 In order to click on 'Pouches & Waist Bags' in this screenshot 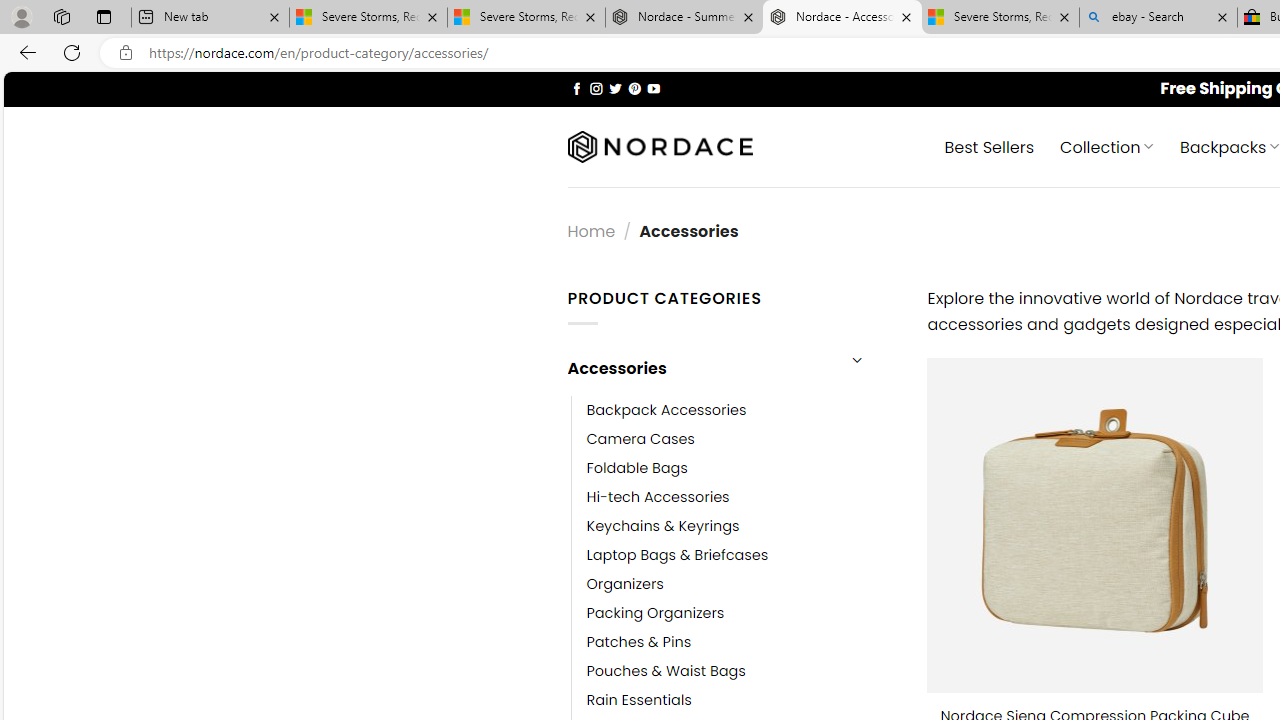, I will do `click(666, 671)`.